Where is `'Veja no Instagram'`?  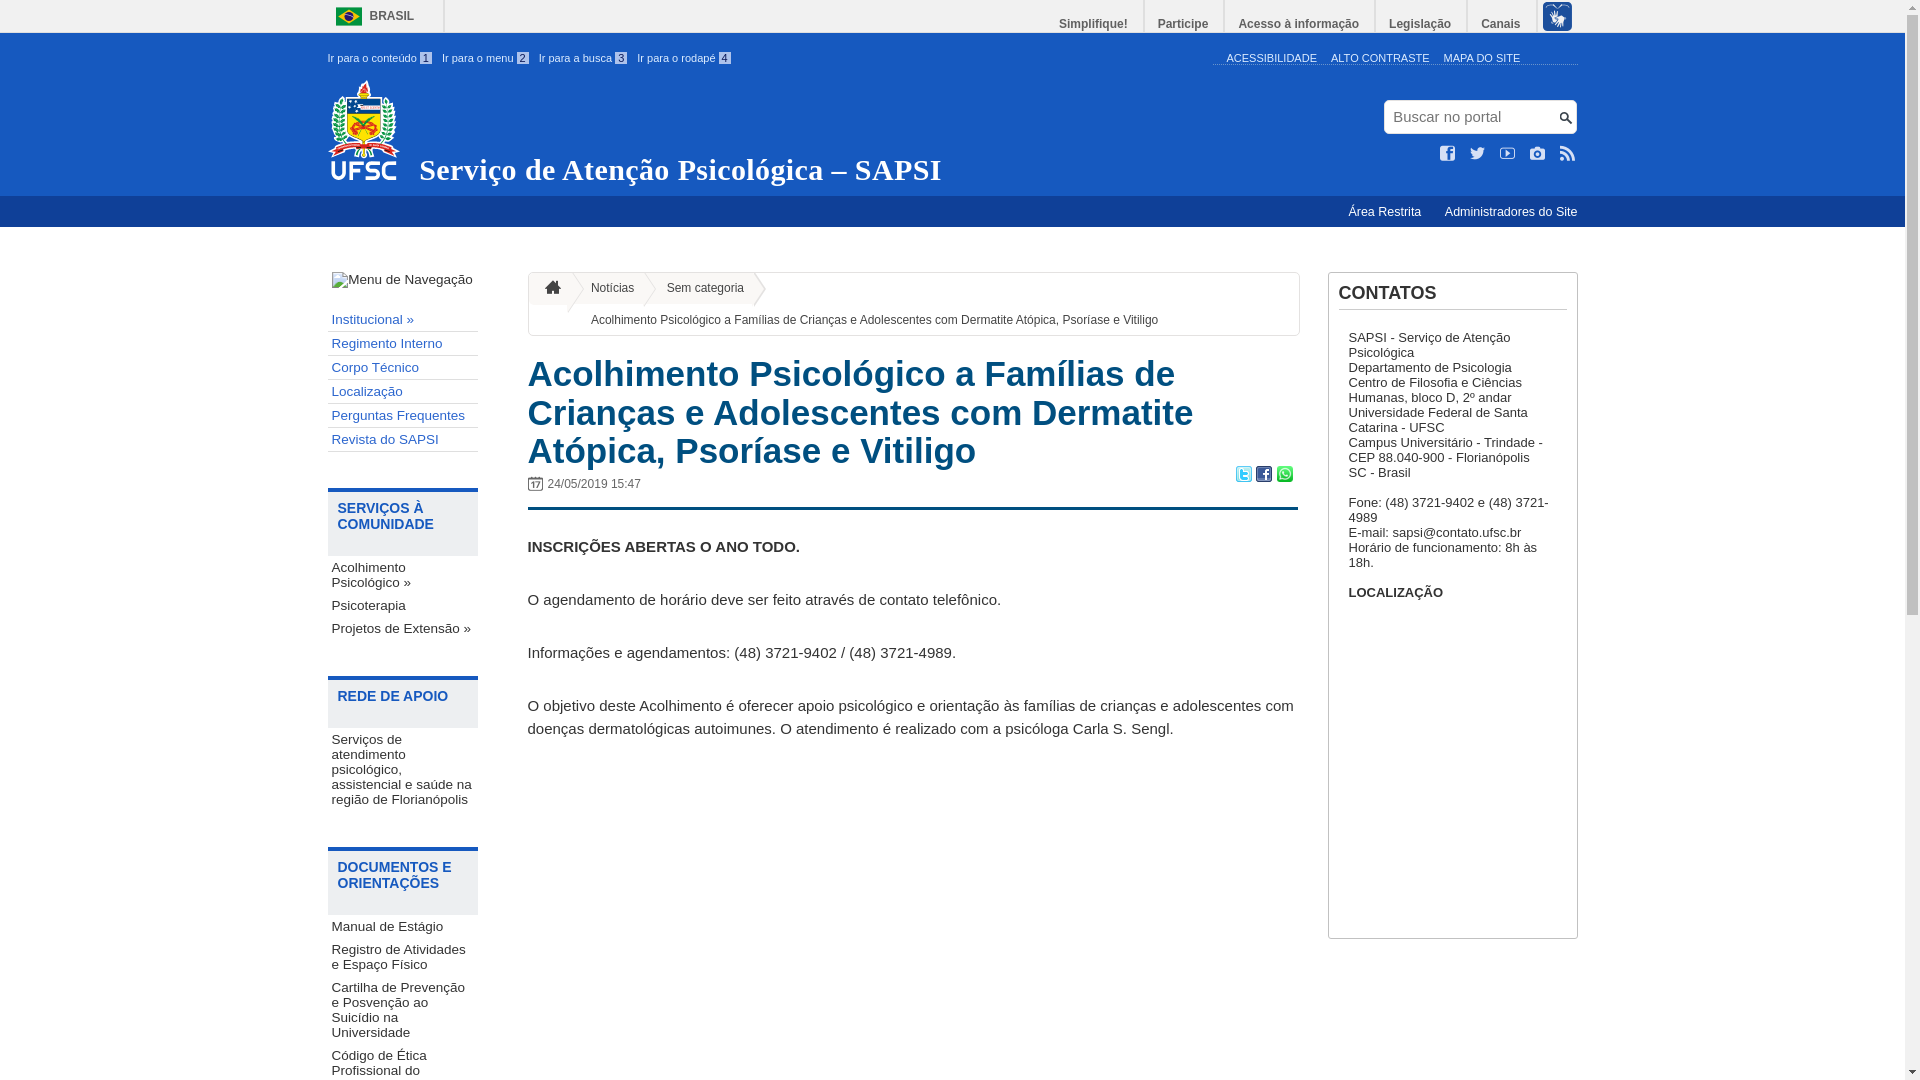 'Veja no Instagram' is located at coordinates (1536, 153).